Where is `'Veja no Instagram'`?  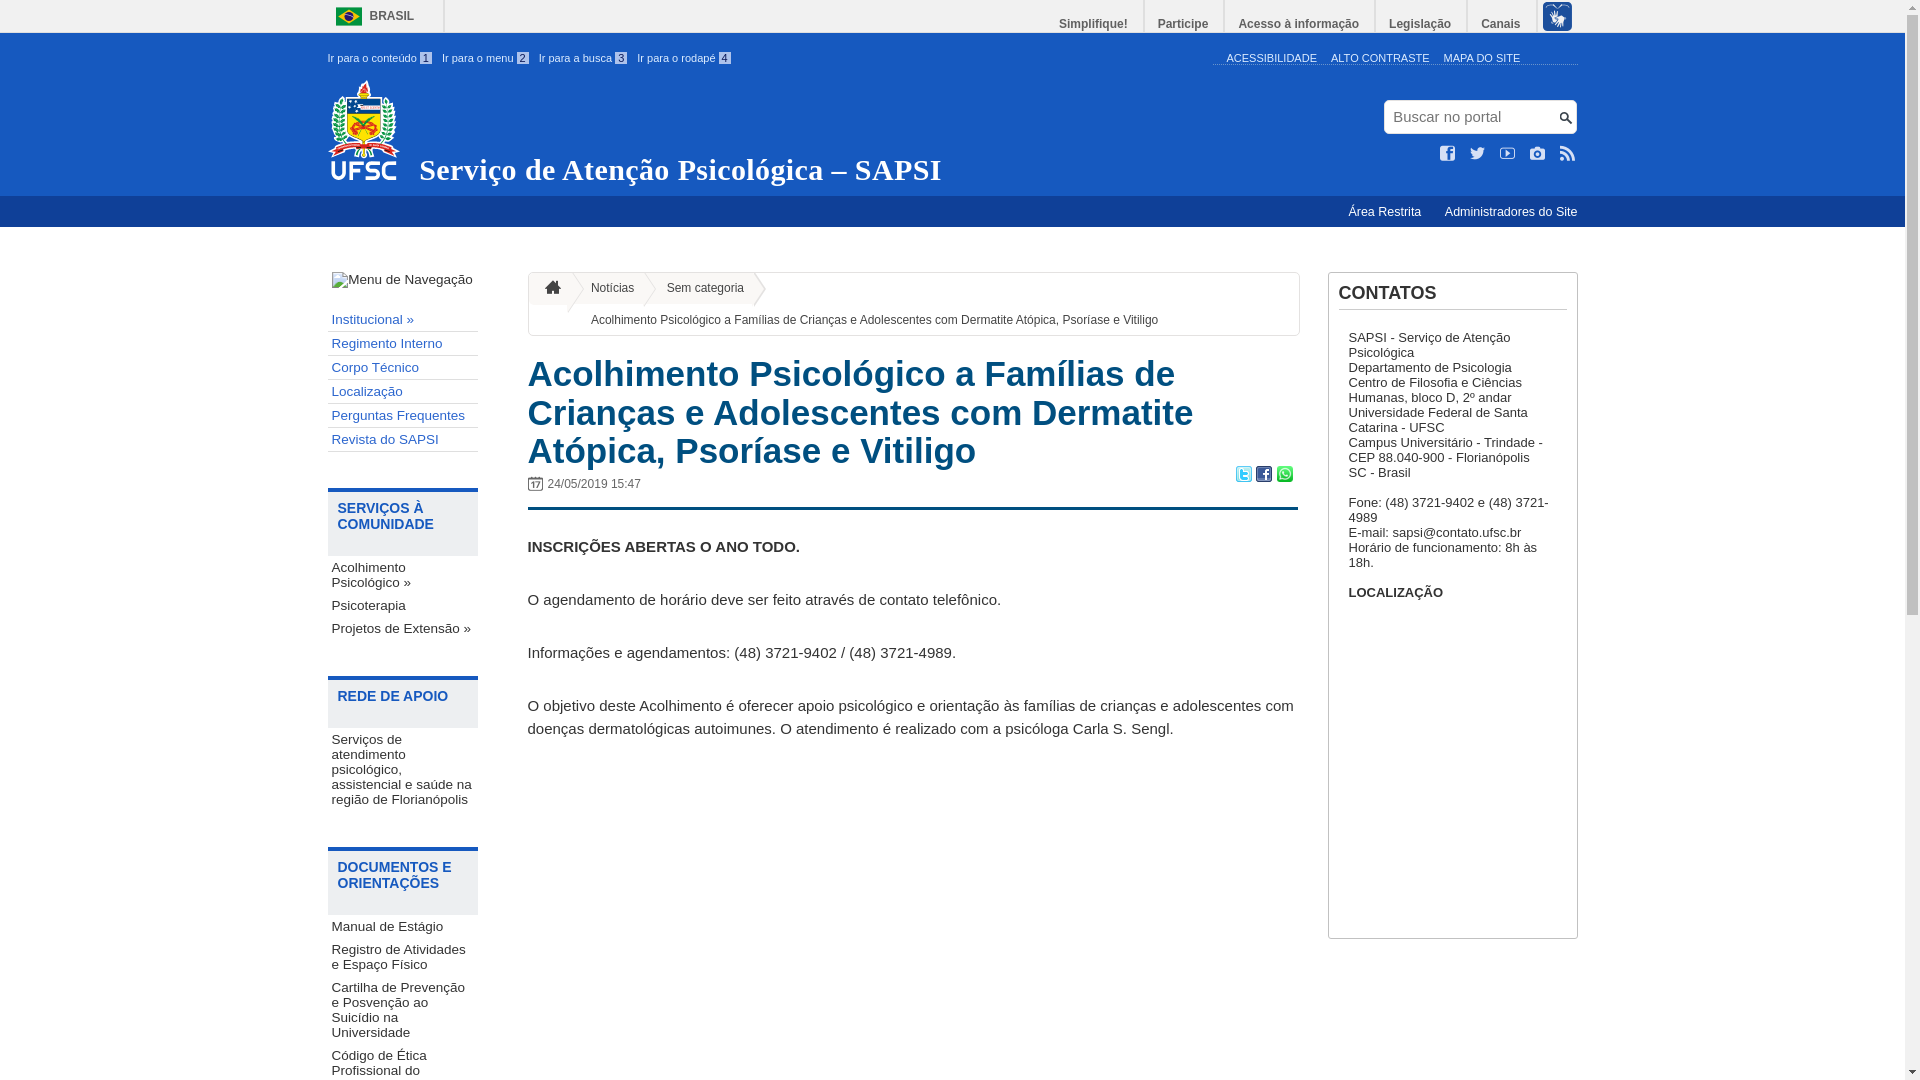 'Veja no Instagram' is located at coordinates (1536, 153).